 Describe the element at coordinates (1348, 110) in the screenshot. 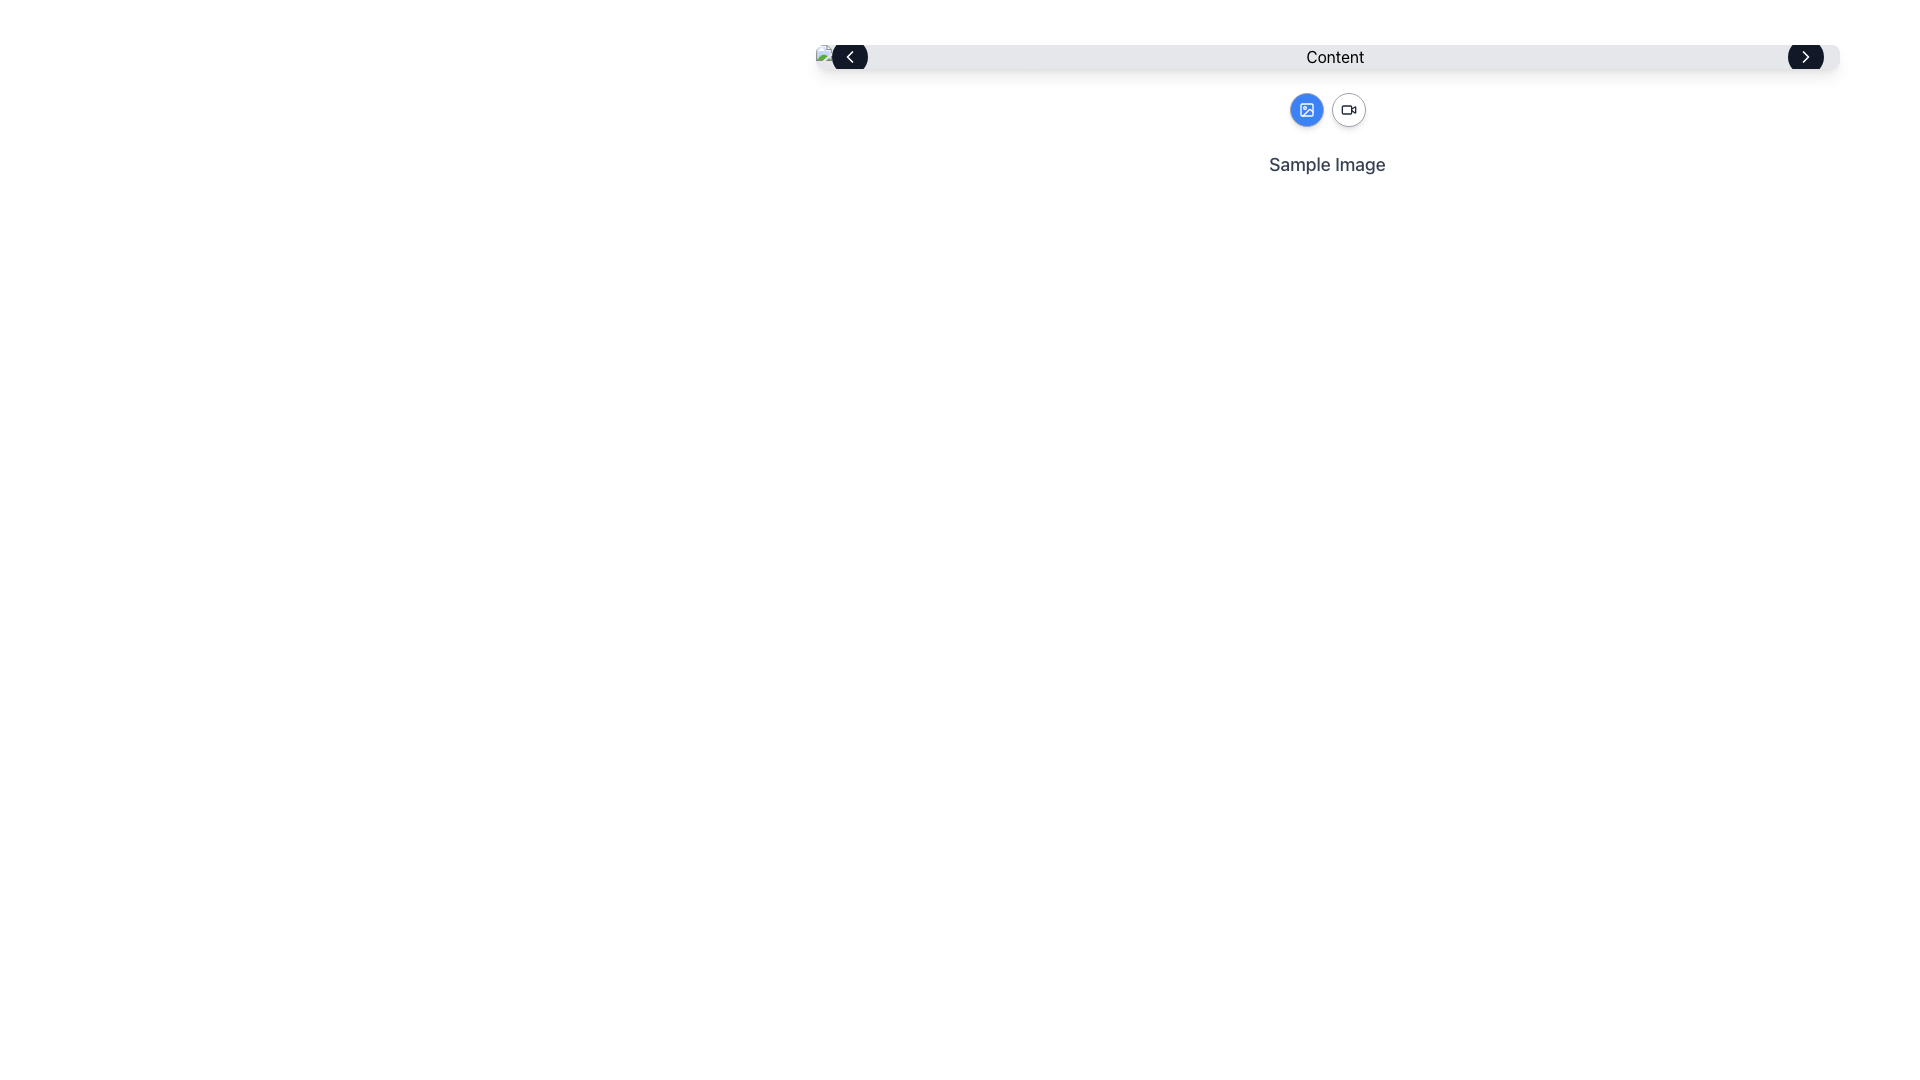

I see `the video icon button located in the top bar interface, which is the second button to the right of the image icon` at that location.